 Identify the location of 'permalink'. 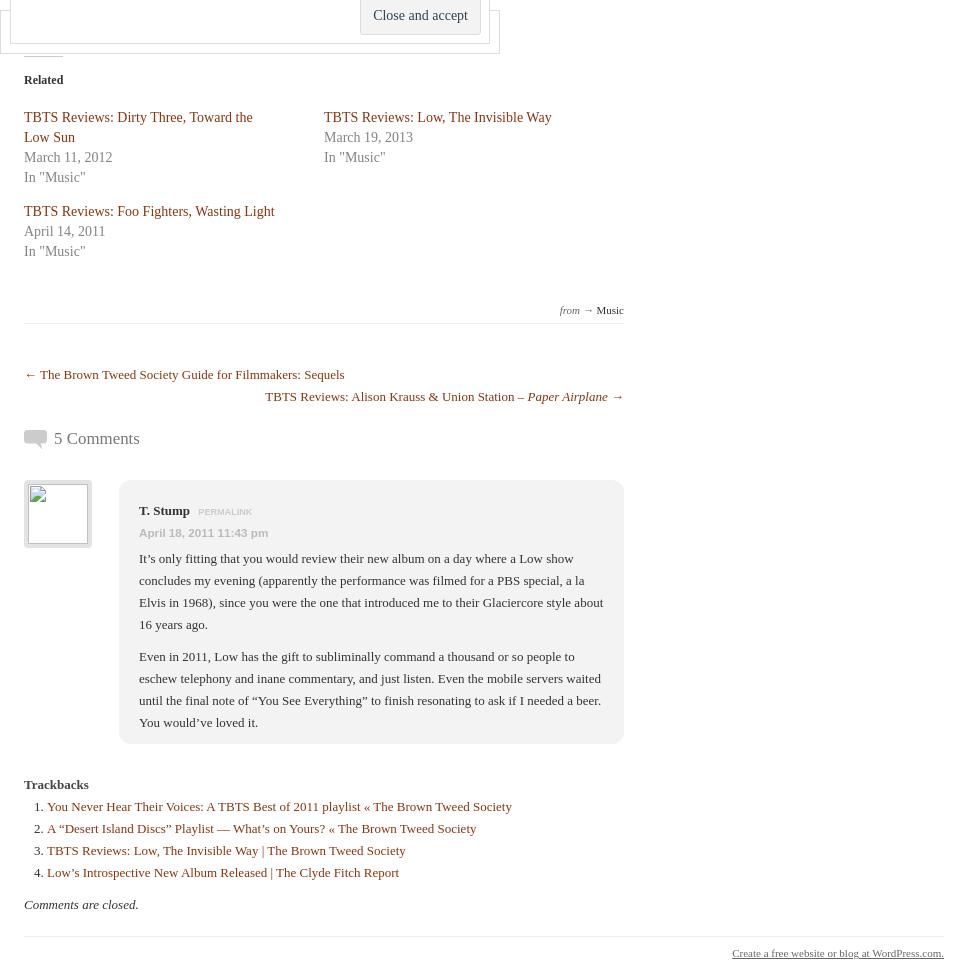
(223, 510).